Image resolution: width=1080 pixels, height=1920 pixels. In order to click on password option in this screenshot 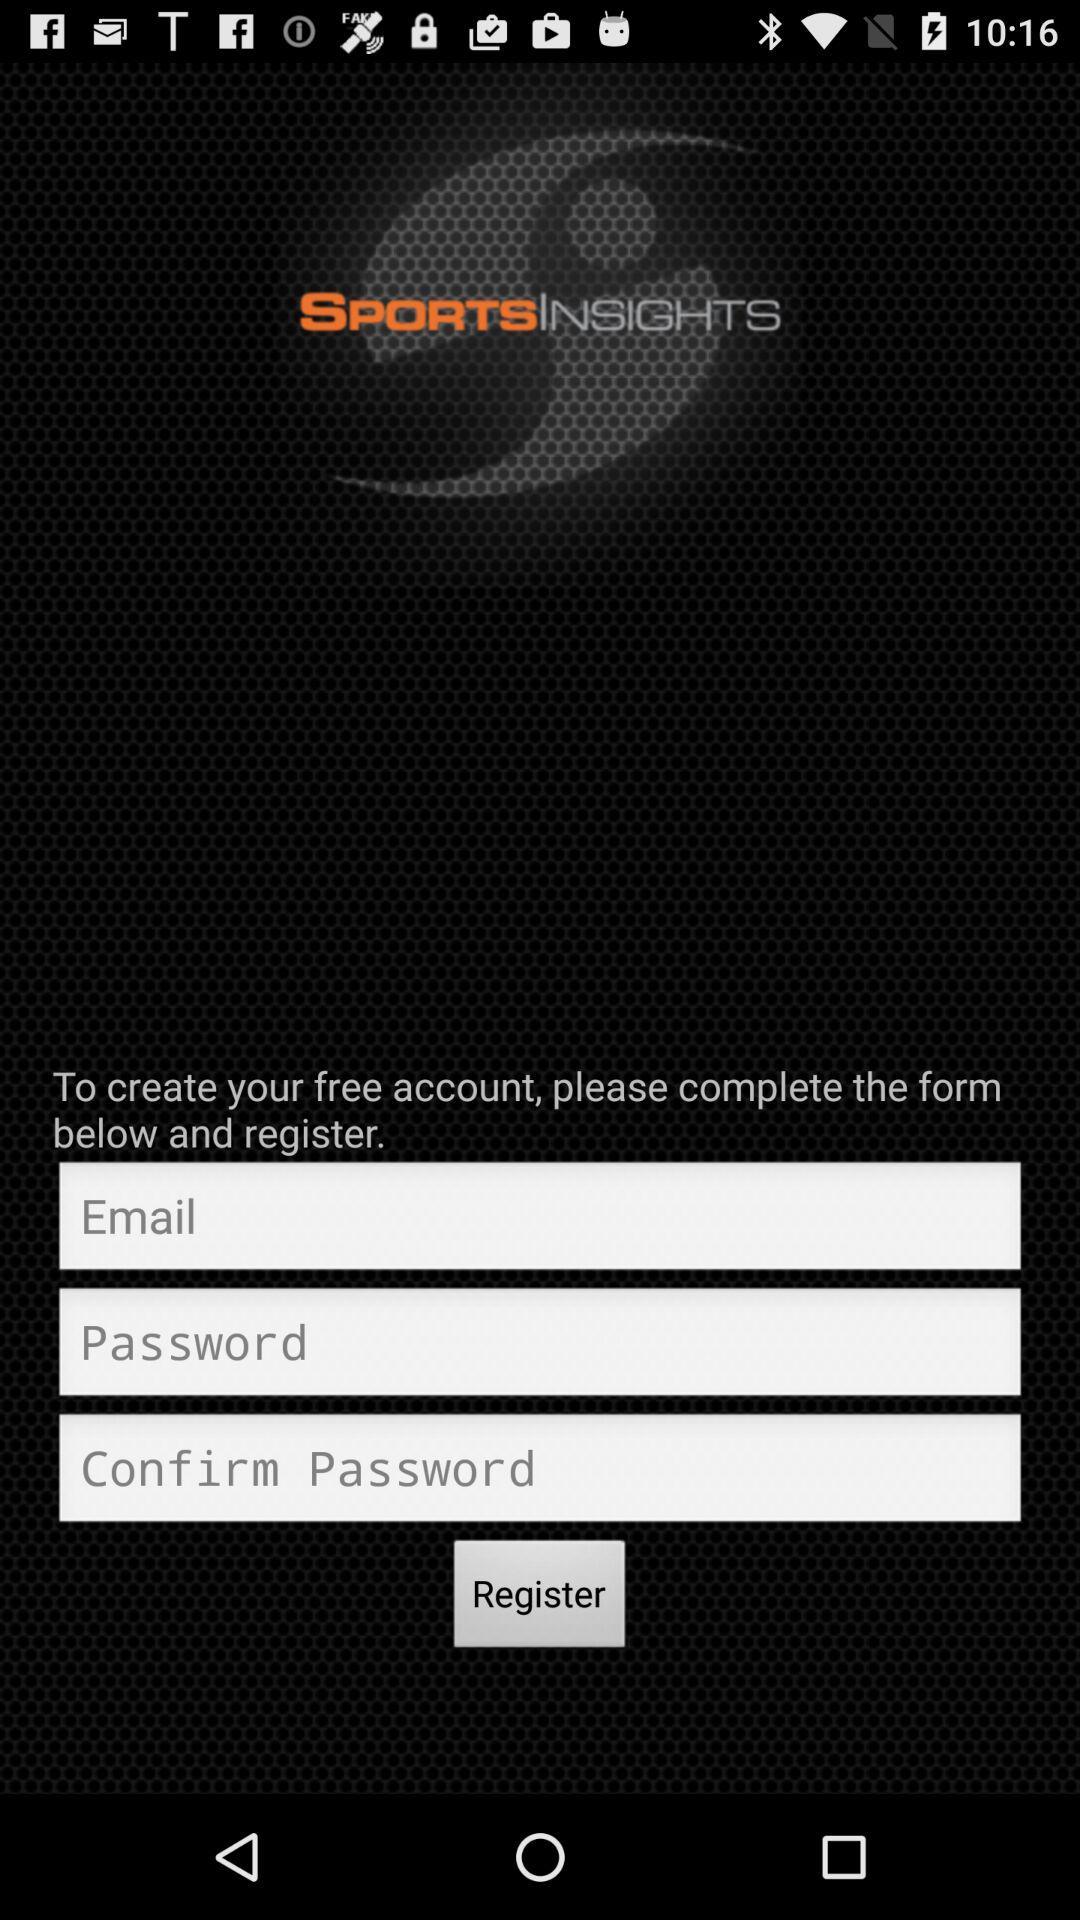, I will do `click(540, 1347)`.